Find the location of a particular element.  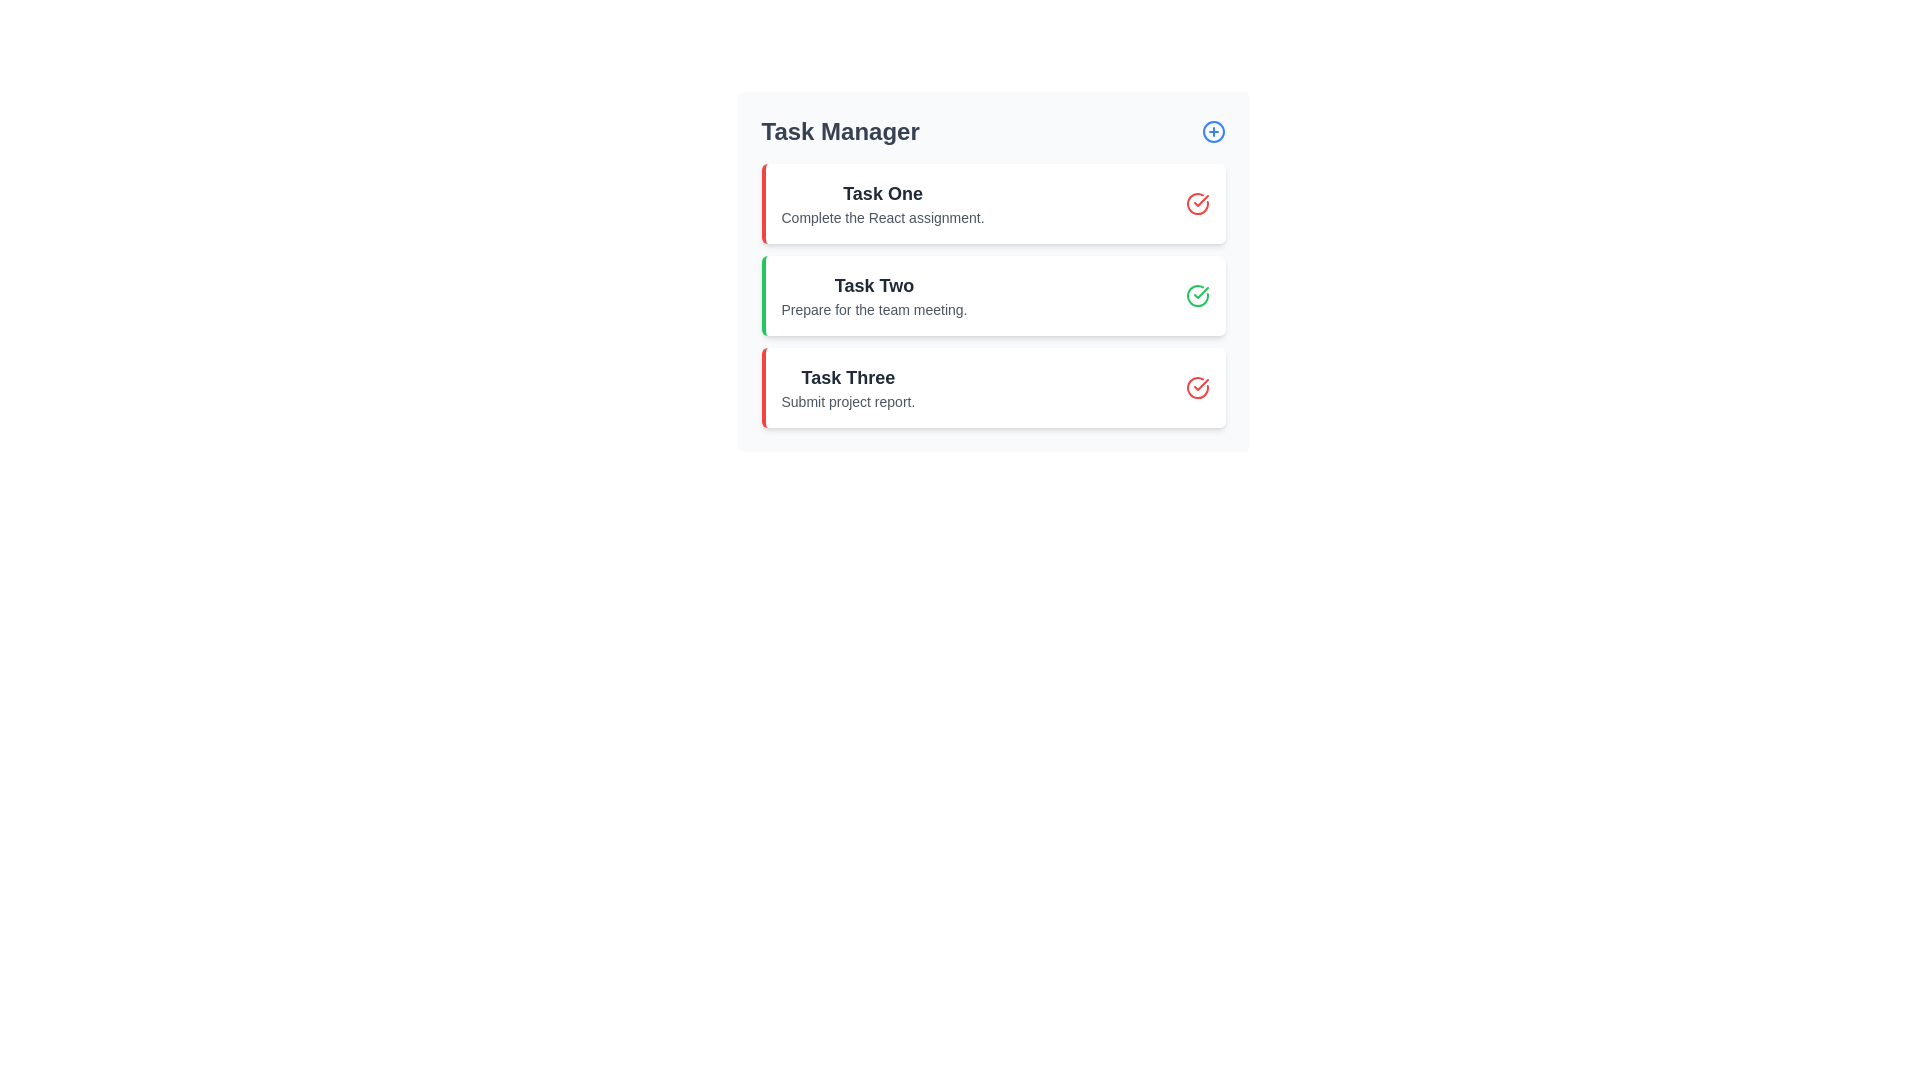

the text display showing 'Task Two' is located at coordinates (874, 296).